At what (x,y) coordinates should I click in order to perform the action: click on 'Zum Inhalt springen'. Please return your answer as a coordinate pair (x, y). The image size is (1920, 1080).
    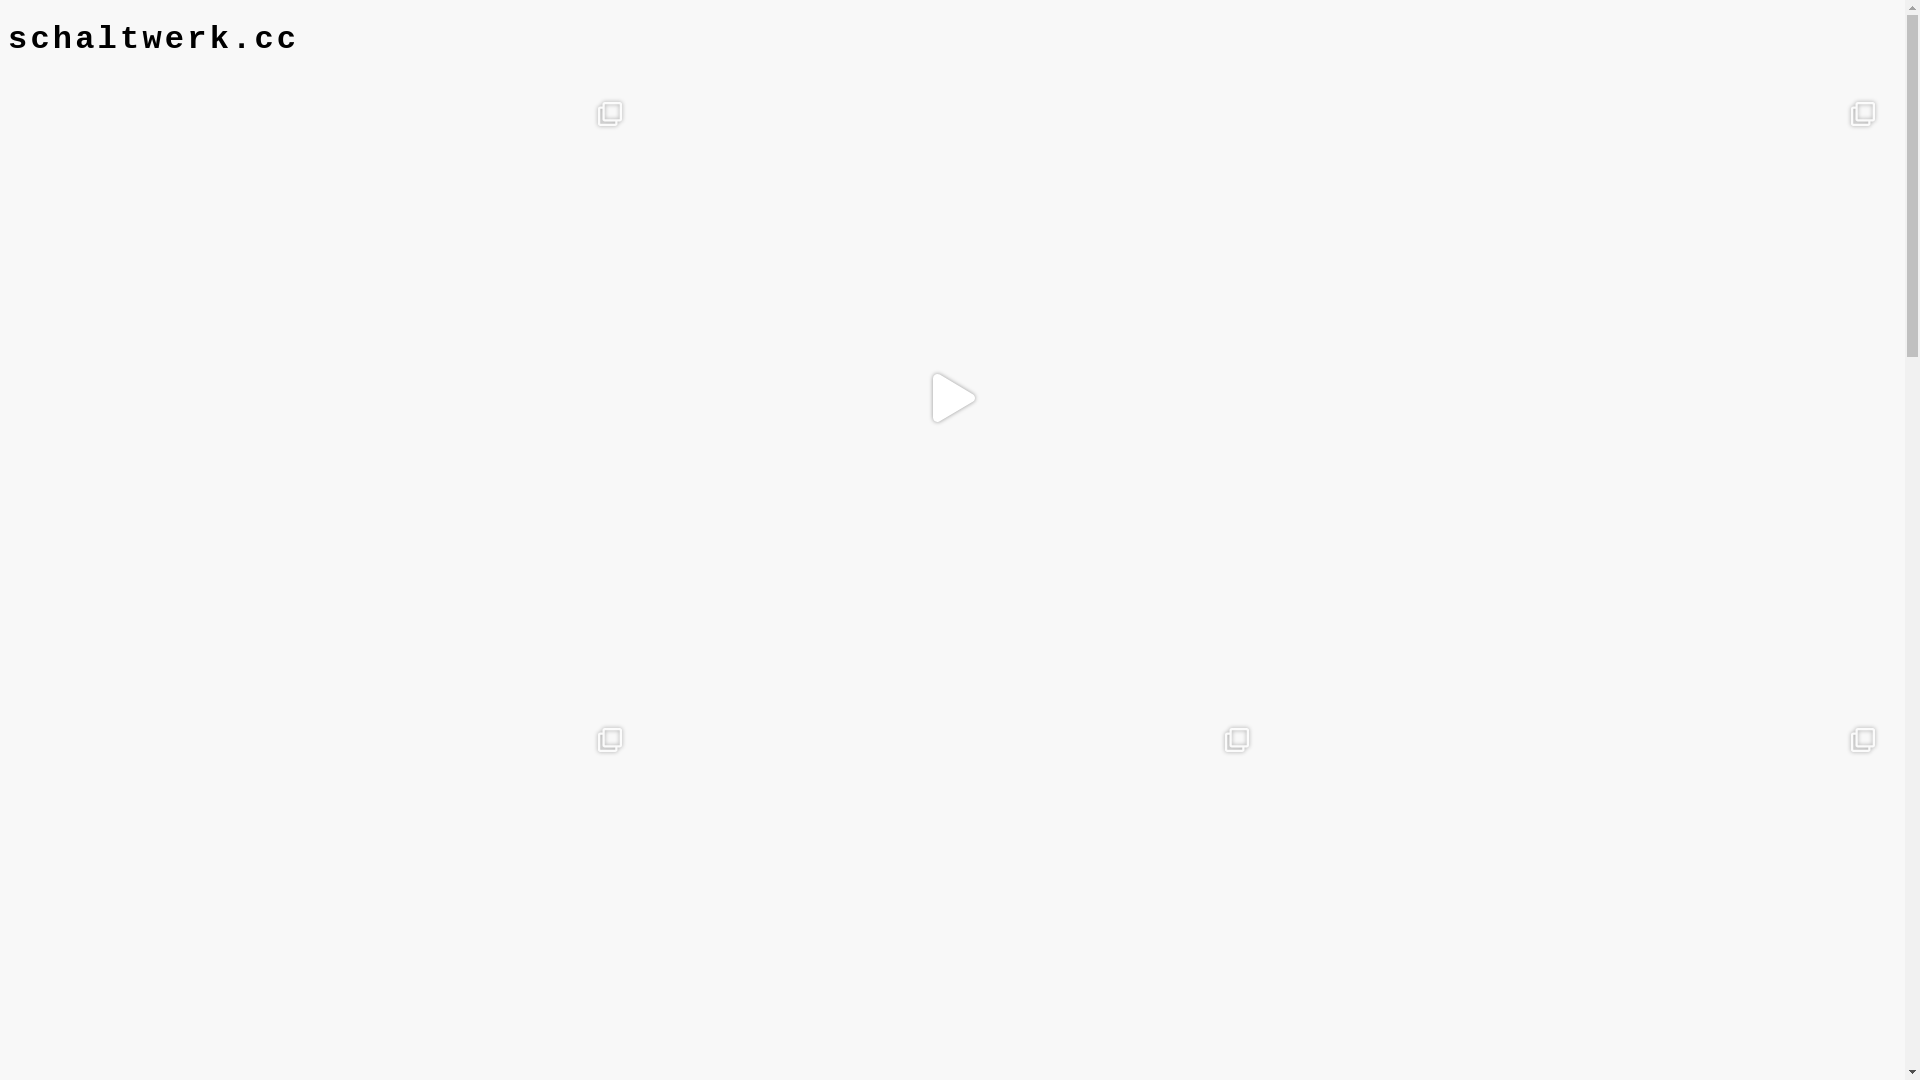
    Looking at the image, I should click on (7, 20).